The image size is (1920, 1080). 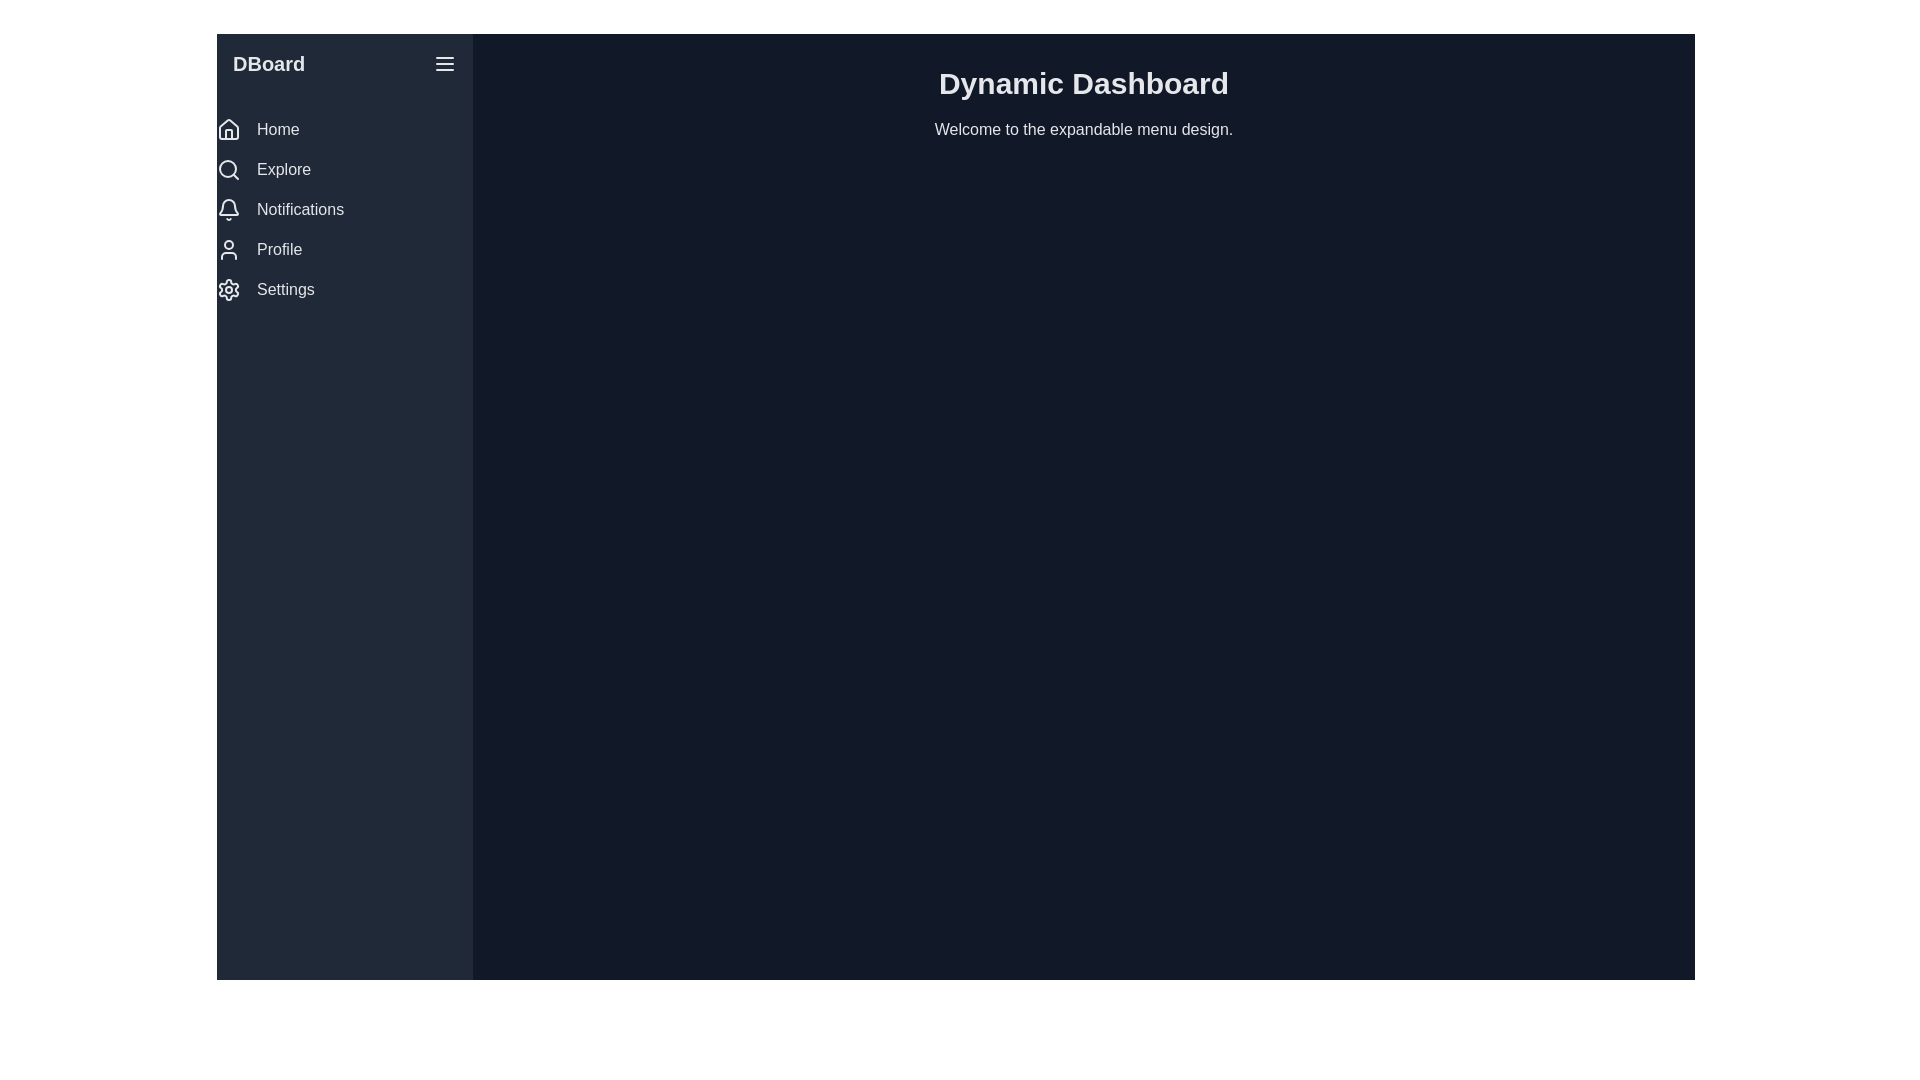 I want to click on the 'Home' icon, which is a house structure icon located at the top of the sidebar menu, so click(x=229, y=128).